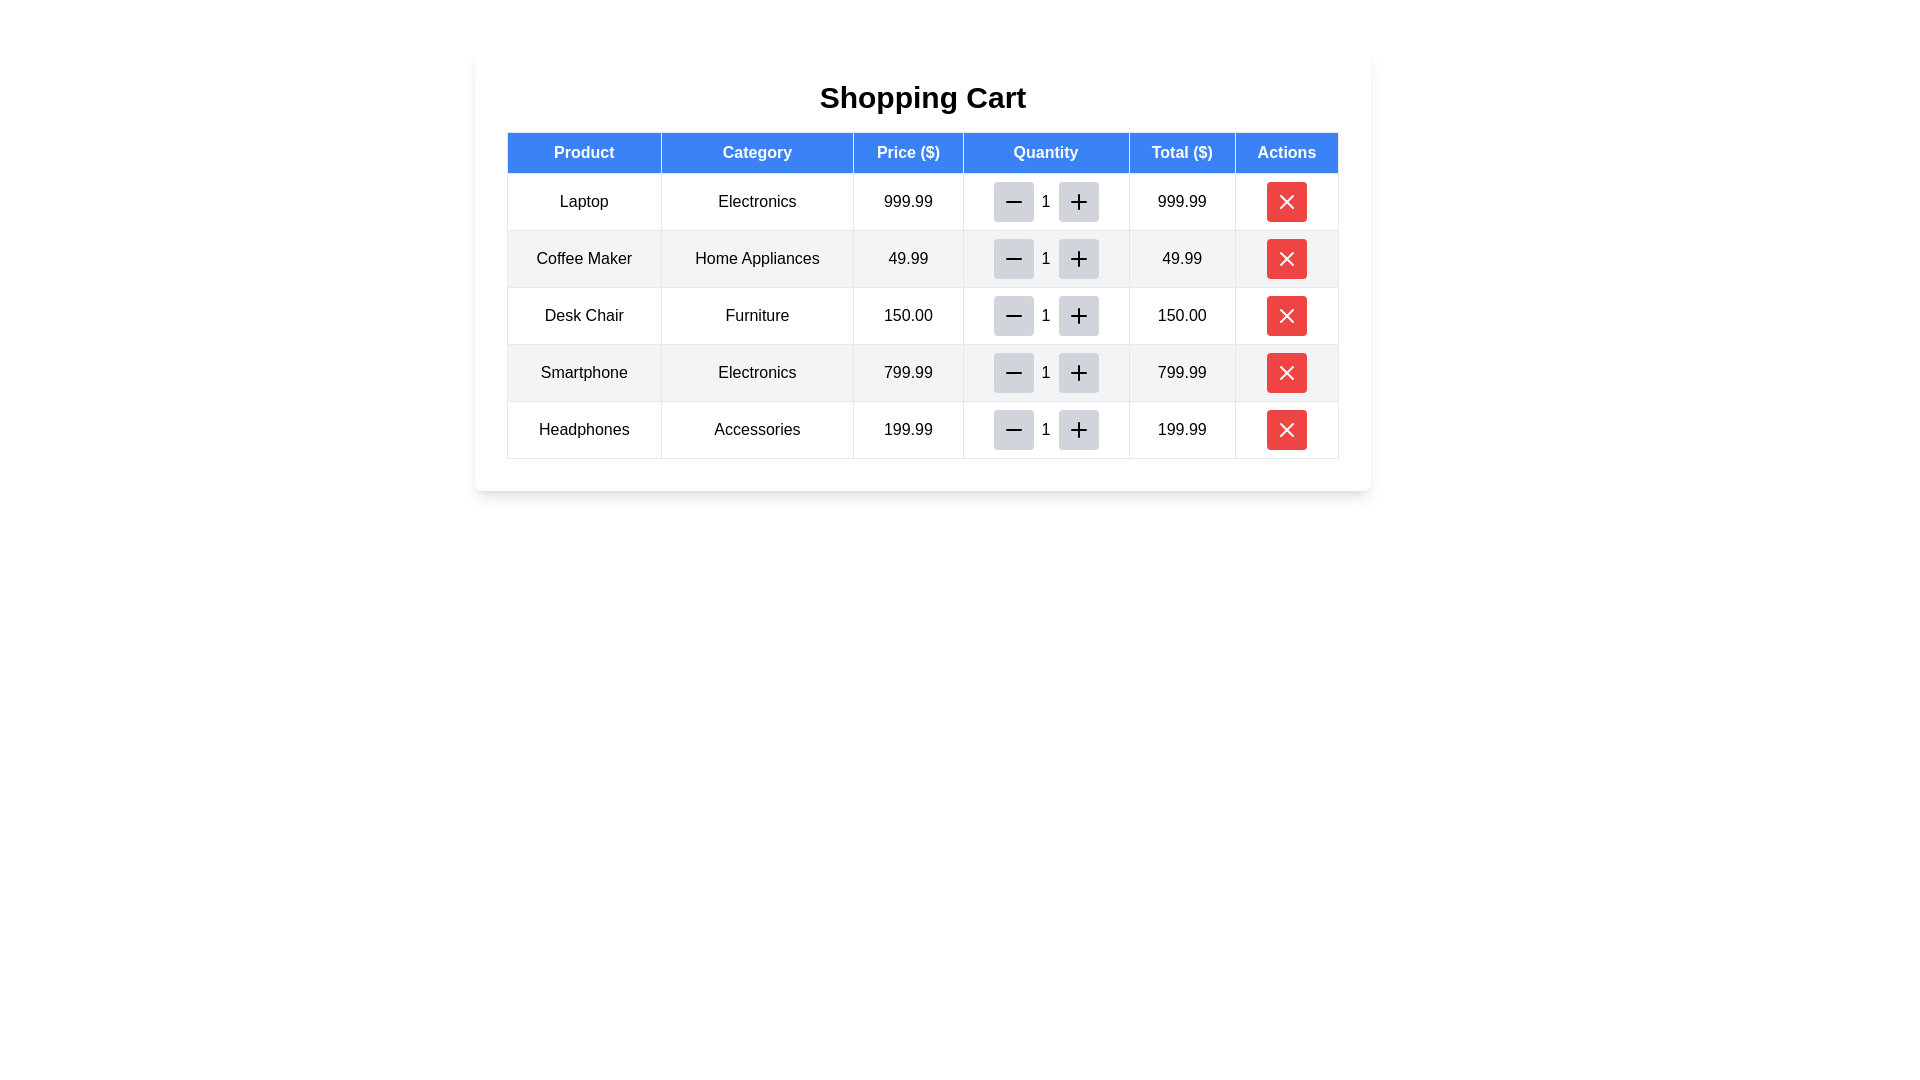  Describe the element at coordinates (1013, 315) in the screenshot. I see `the small black minus icon inside the rounded gray button to decrement the quantity for the 'Desk Chair' product entry in the 'Quantity' column` at that location.